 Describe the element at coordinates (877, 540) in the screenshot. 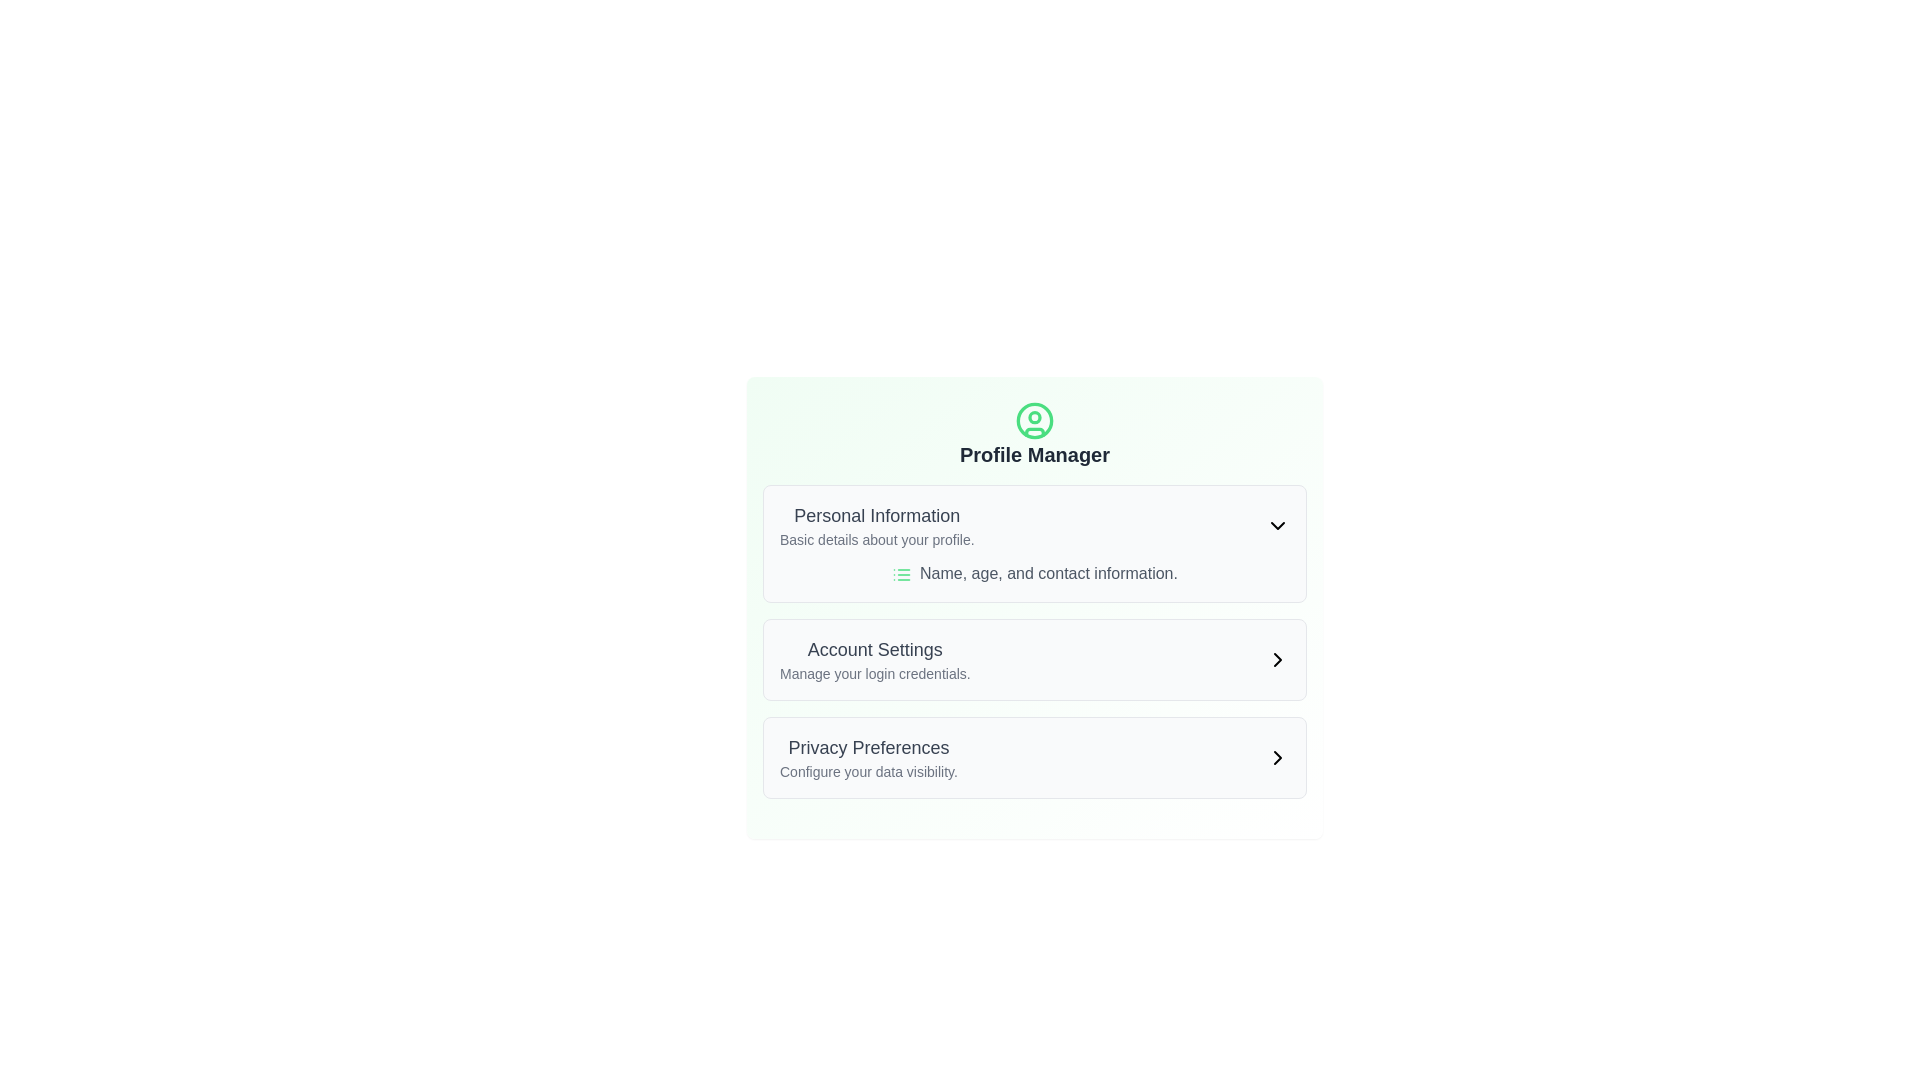

I see `the text label that provides a brief description of the 'Personal Information' section, located beneath the title 'Personal Information' in the 'Profile Manager' section` at that location.